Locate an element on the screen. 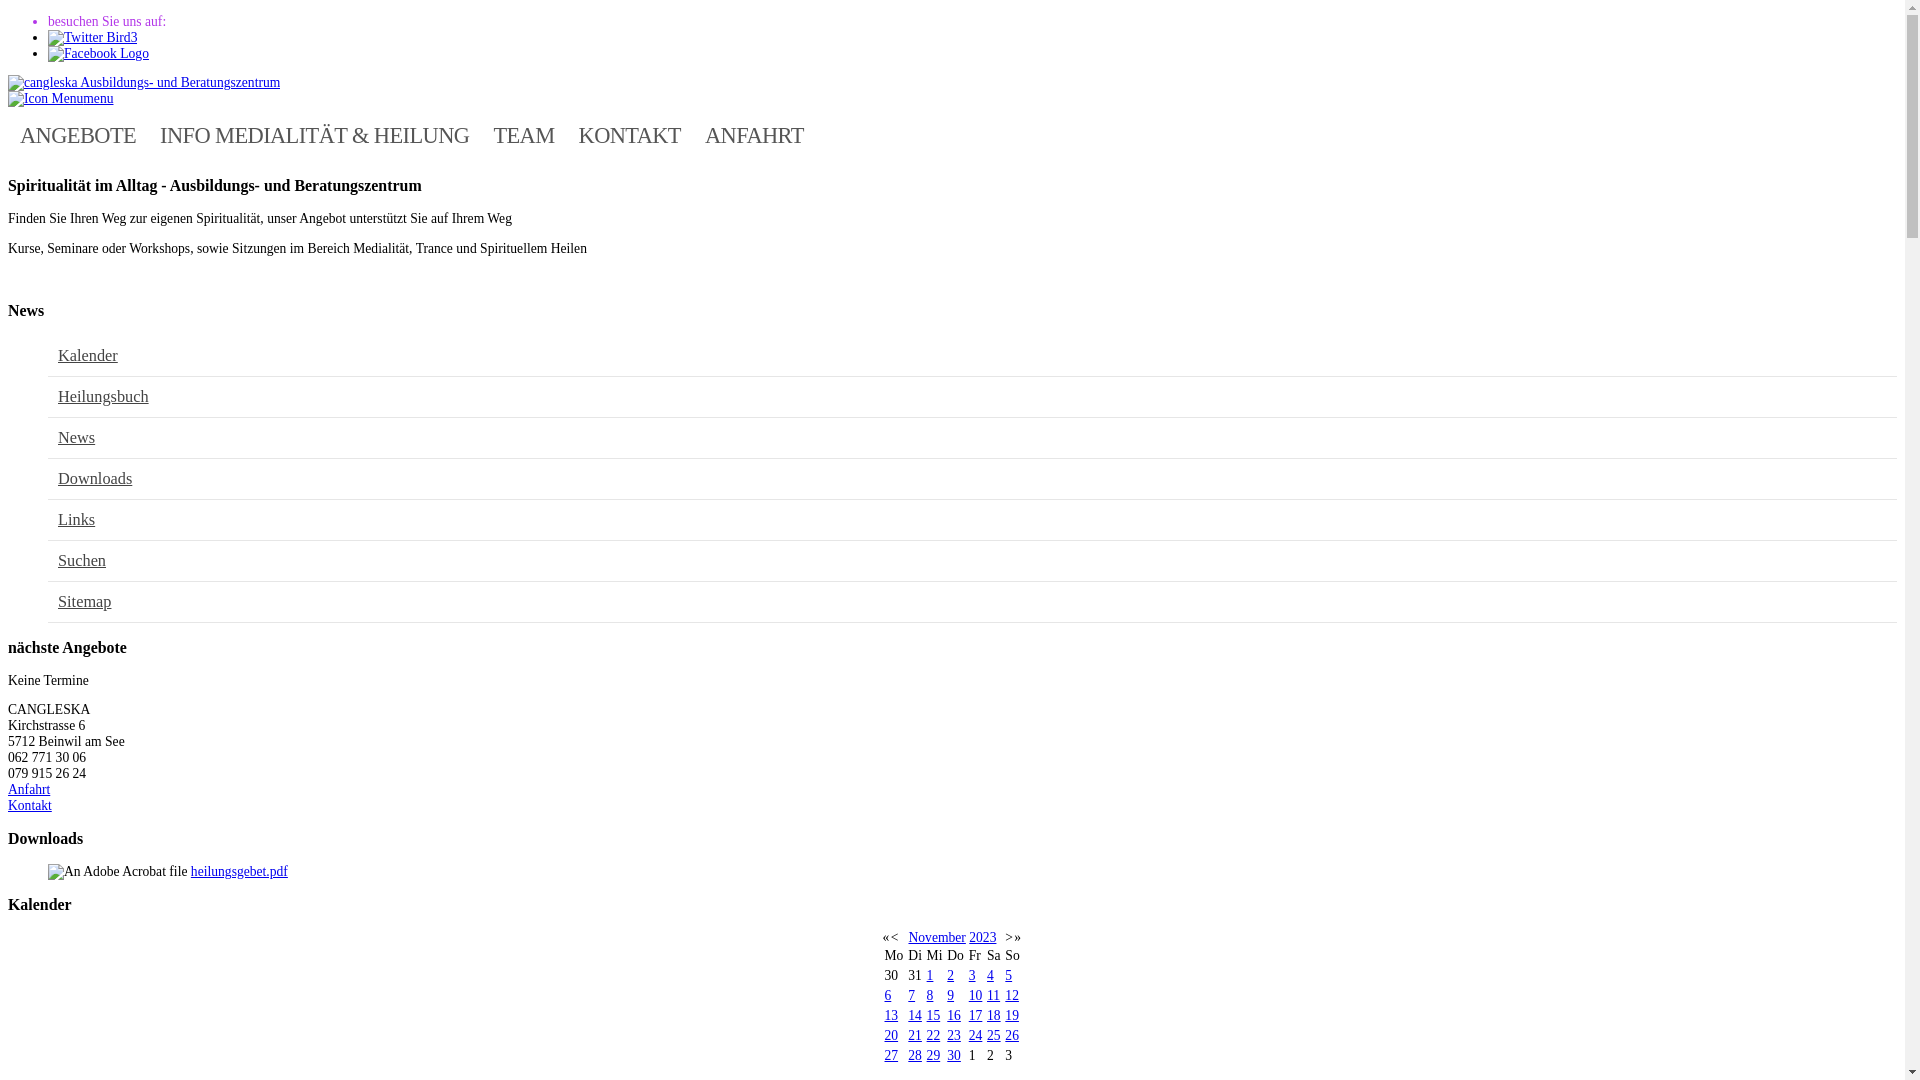 Image resolution: width=1920 pixels, height=1080 pixels. 'heilungsgebet.pdf' is located at coordinates (239, 870).